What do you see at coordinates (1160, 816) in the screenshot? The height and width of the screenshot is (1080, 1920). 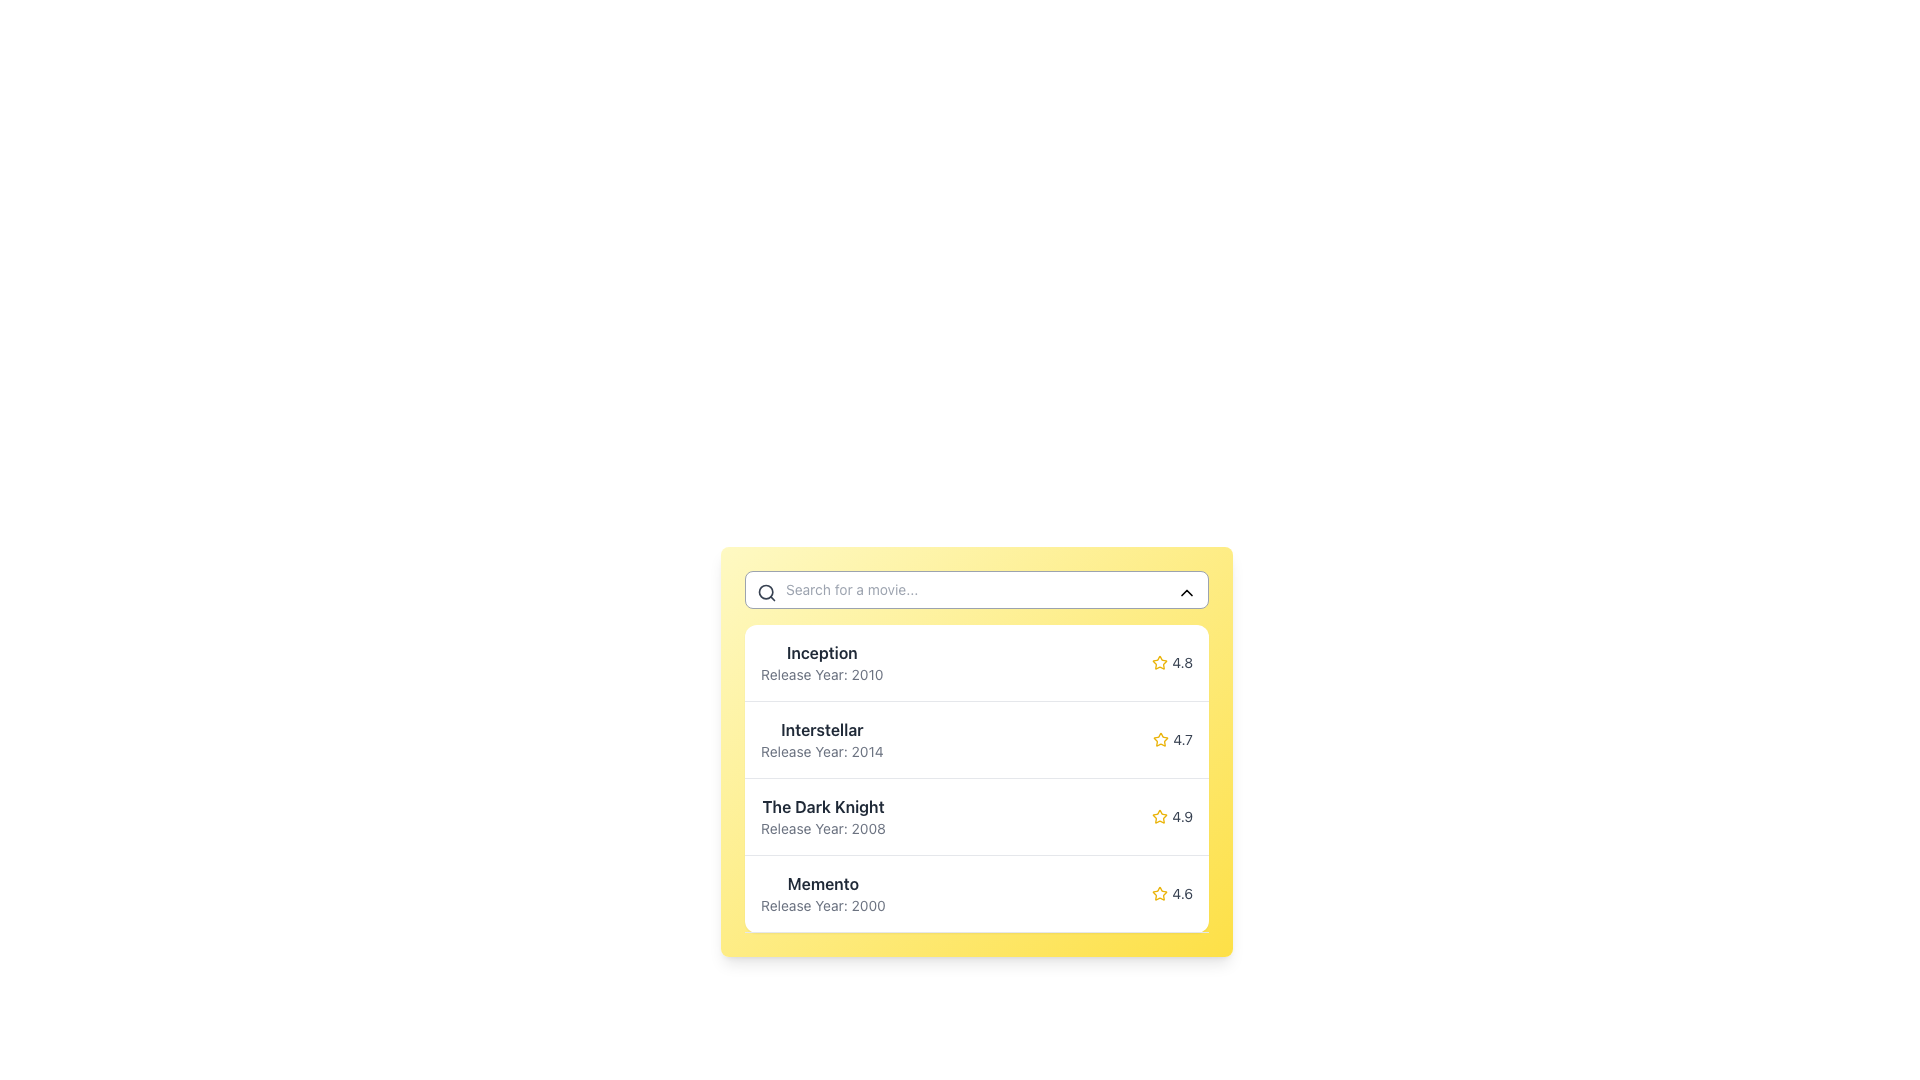 I see `the yellow hollow star icon located to the right of the movie rating '4.9' for 'The Dark Knight'` at bounding box center [1160, 816].